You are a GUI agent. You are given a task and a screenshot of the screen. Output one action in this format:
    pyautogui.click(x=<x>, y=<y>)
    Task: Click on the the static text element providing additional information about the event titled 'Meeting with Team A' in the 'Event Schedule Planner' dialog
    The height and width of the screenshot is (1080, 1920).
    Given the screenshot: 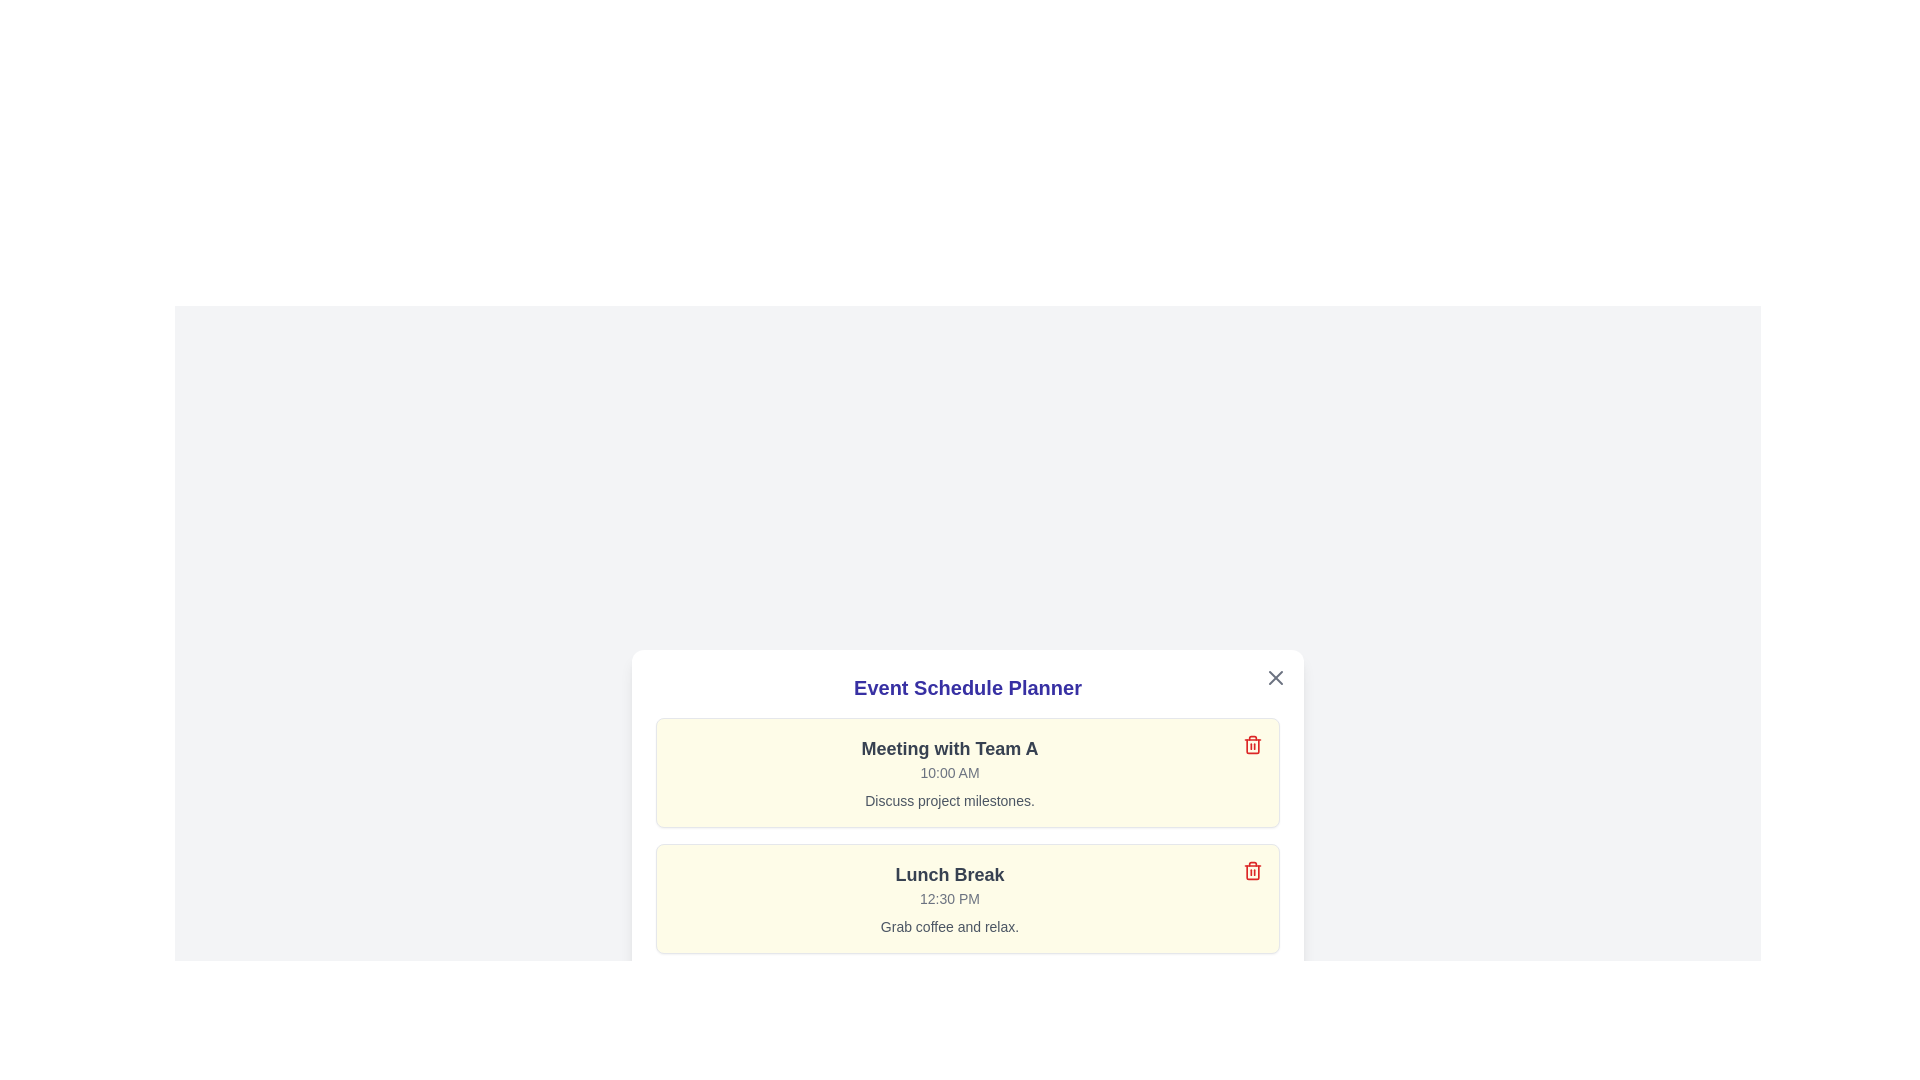 What is the action you would take?
    pyautogui.click(x=949, y=800)
    